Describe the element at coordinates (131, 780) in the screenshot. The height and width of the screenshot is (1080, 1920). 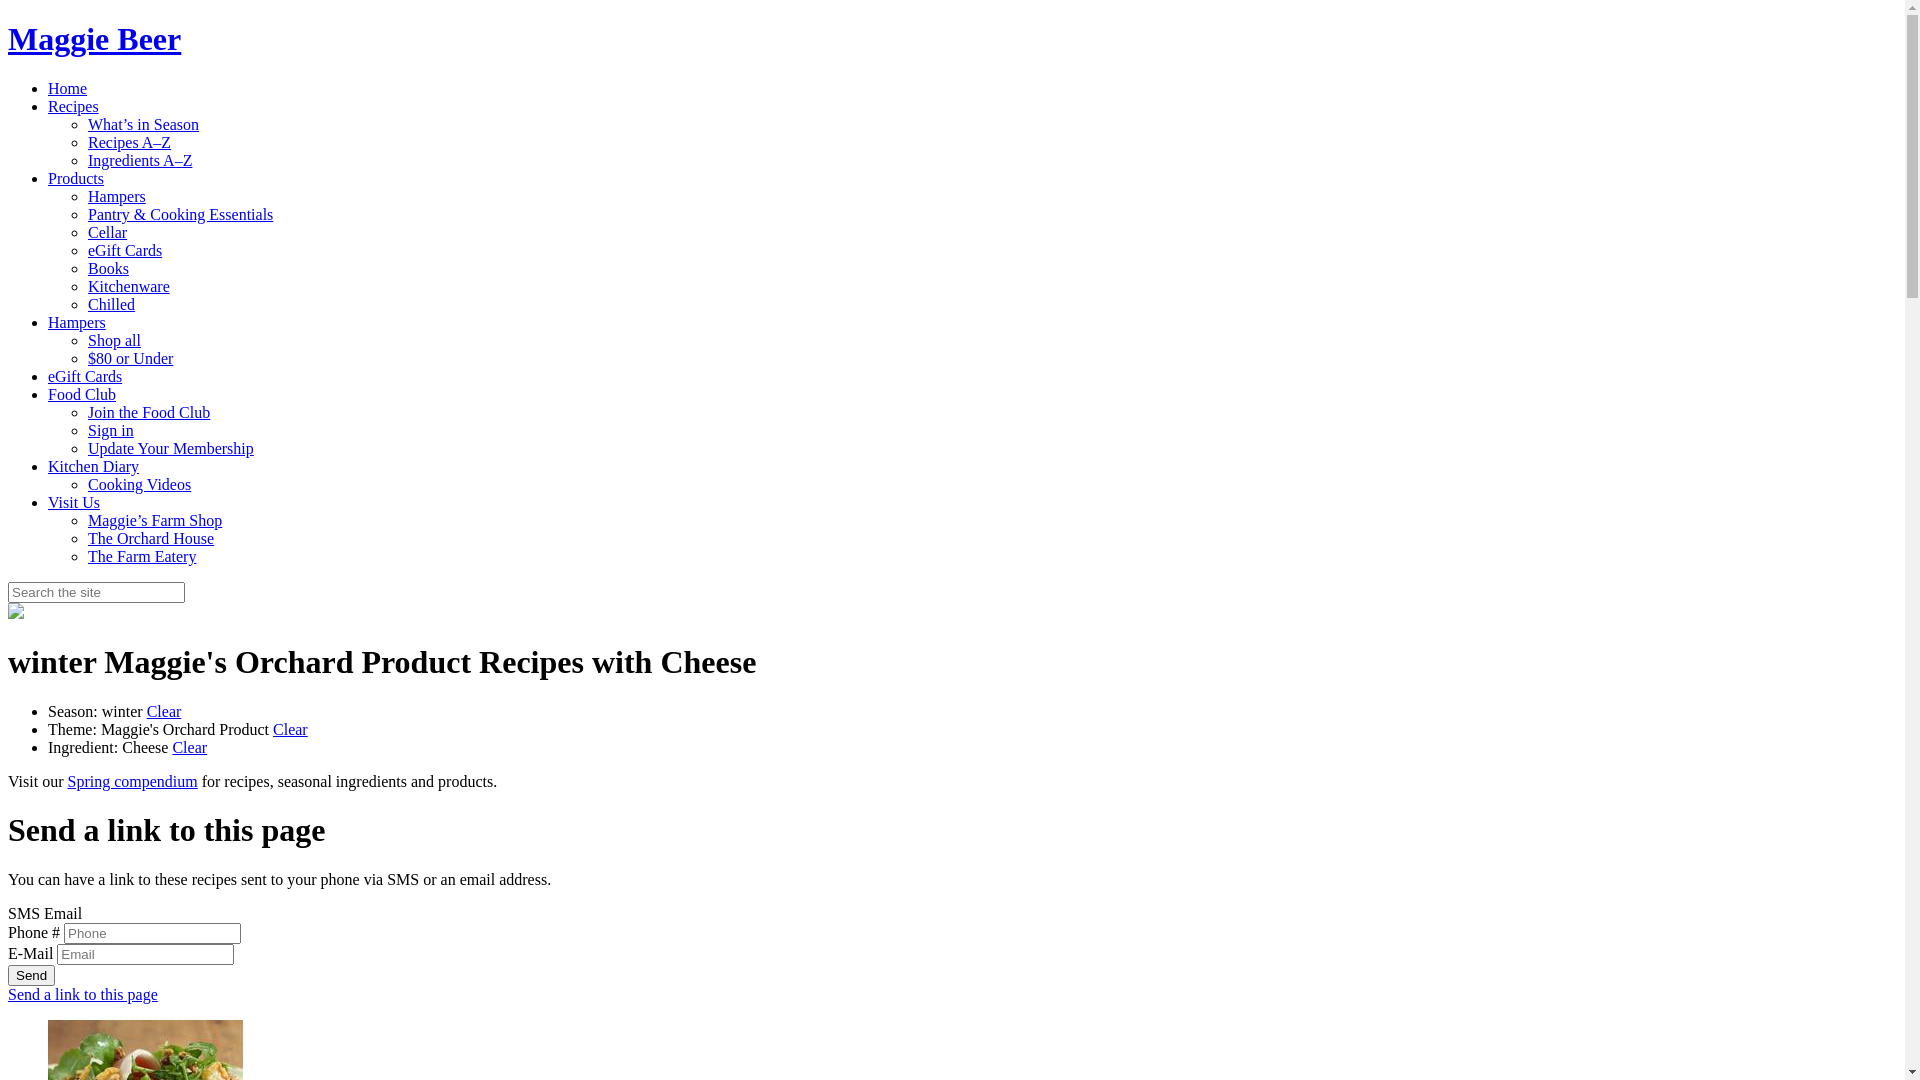
I see `'Spring compendium'` at that location.